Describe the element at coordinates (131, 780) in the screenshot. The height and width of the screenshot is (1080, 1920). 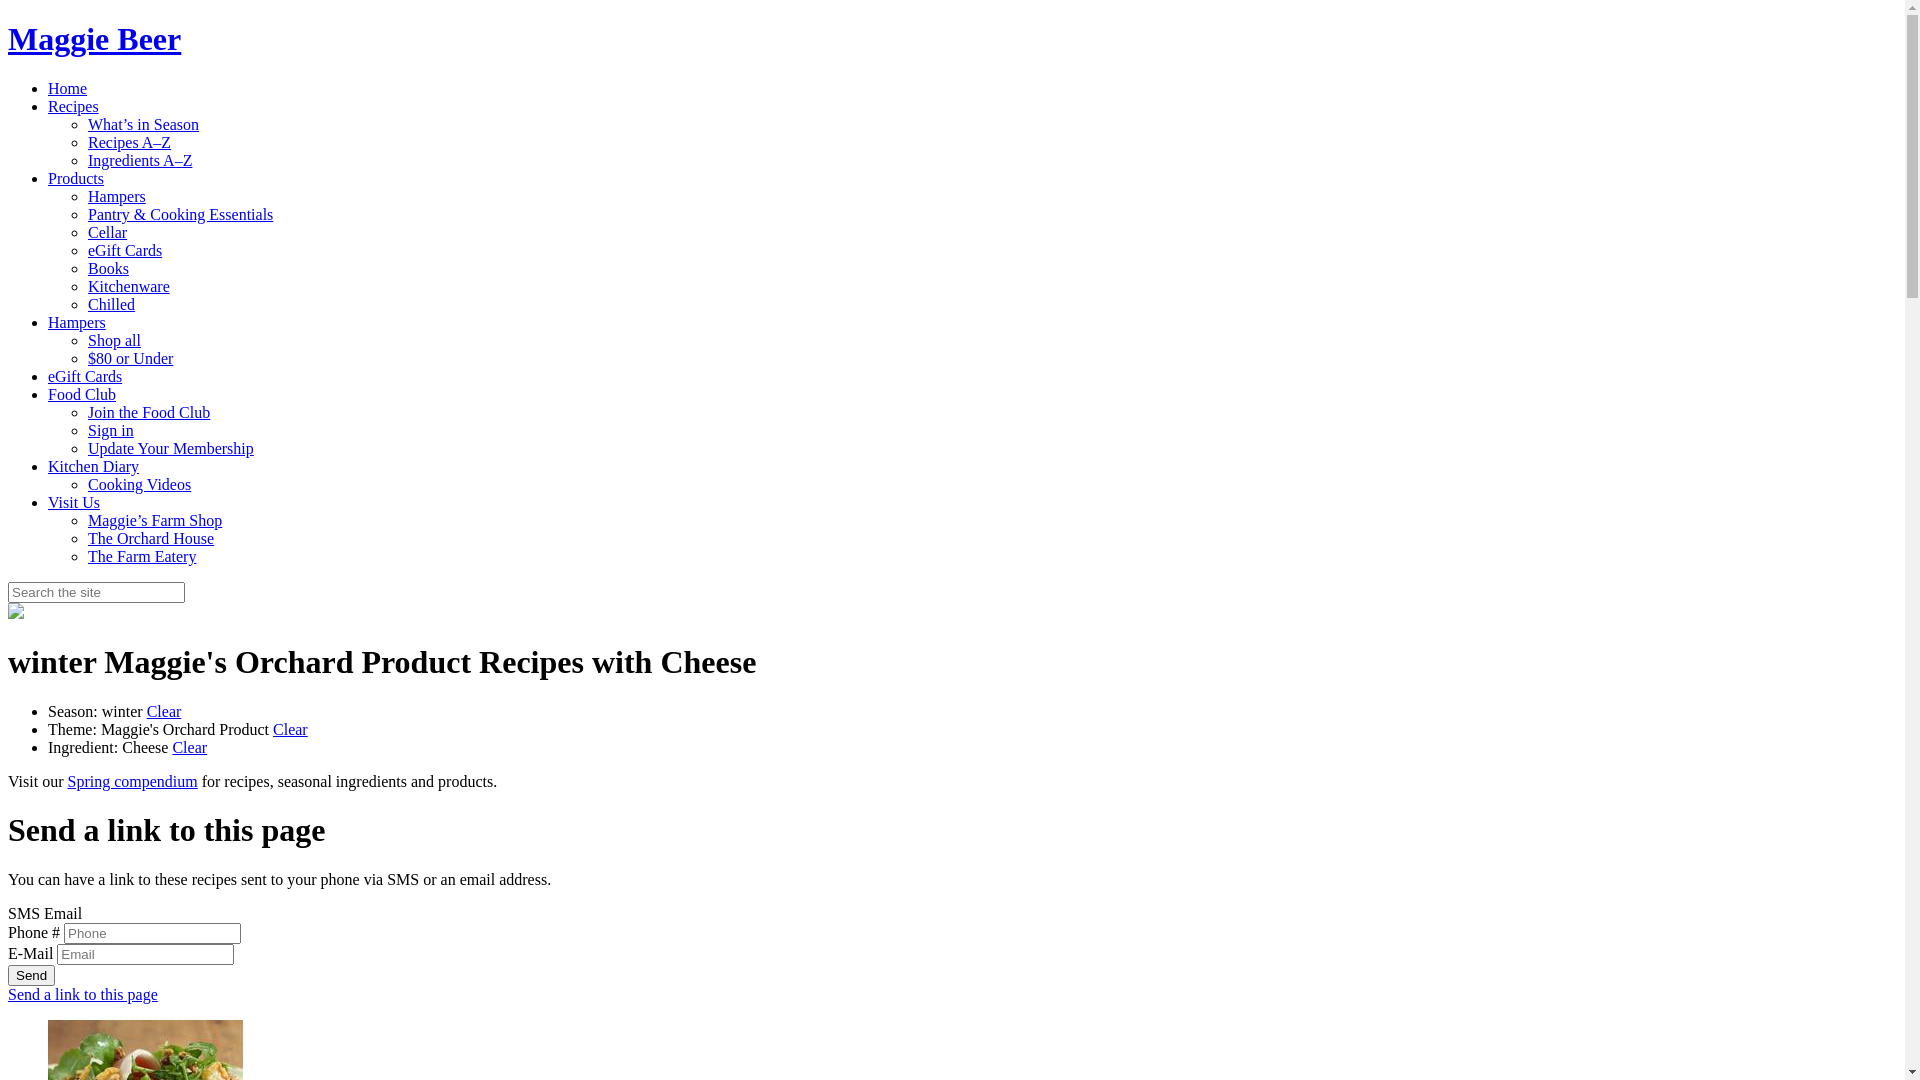
I see `'Spring compendium'` at that location.